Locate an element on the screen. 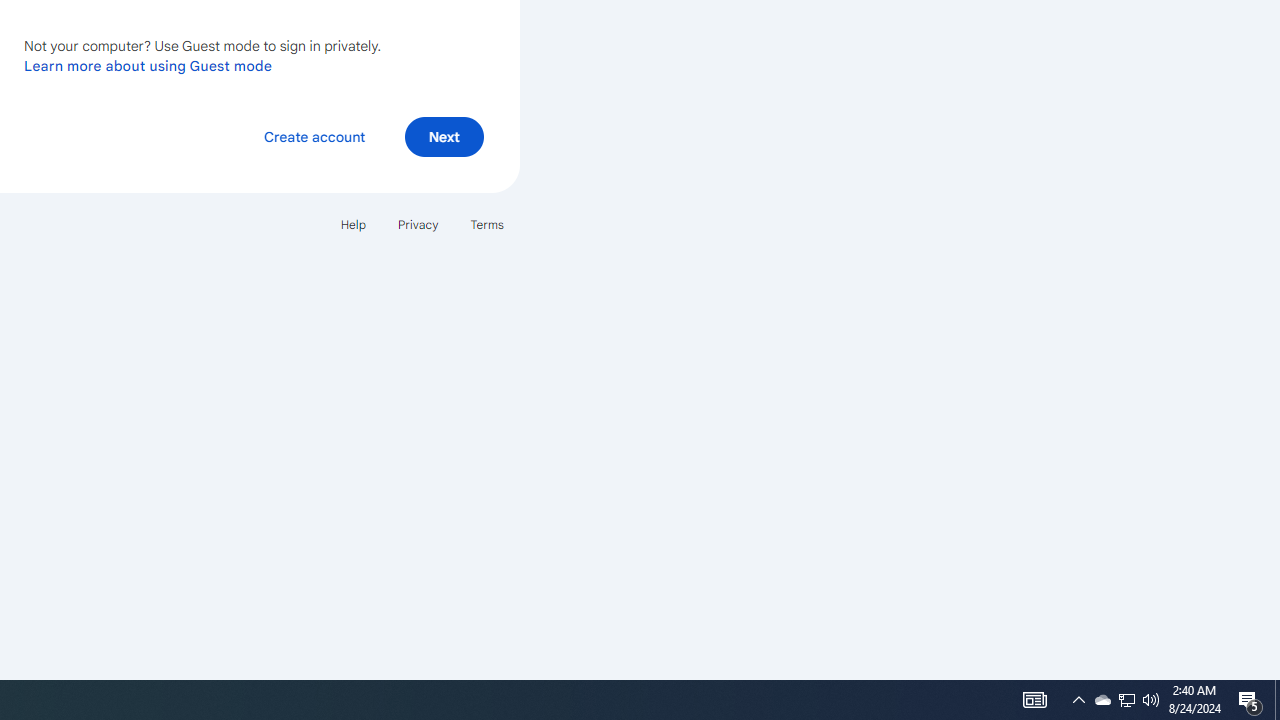  'Create account' is located at coordinates (313, 135).